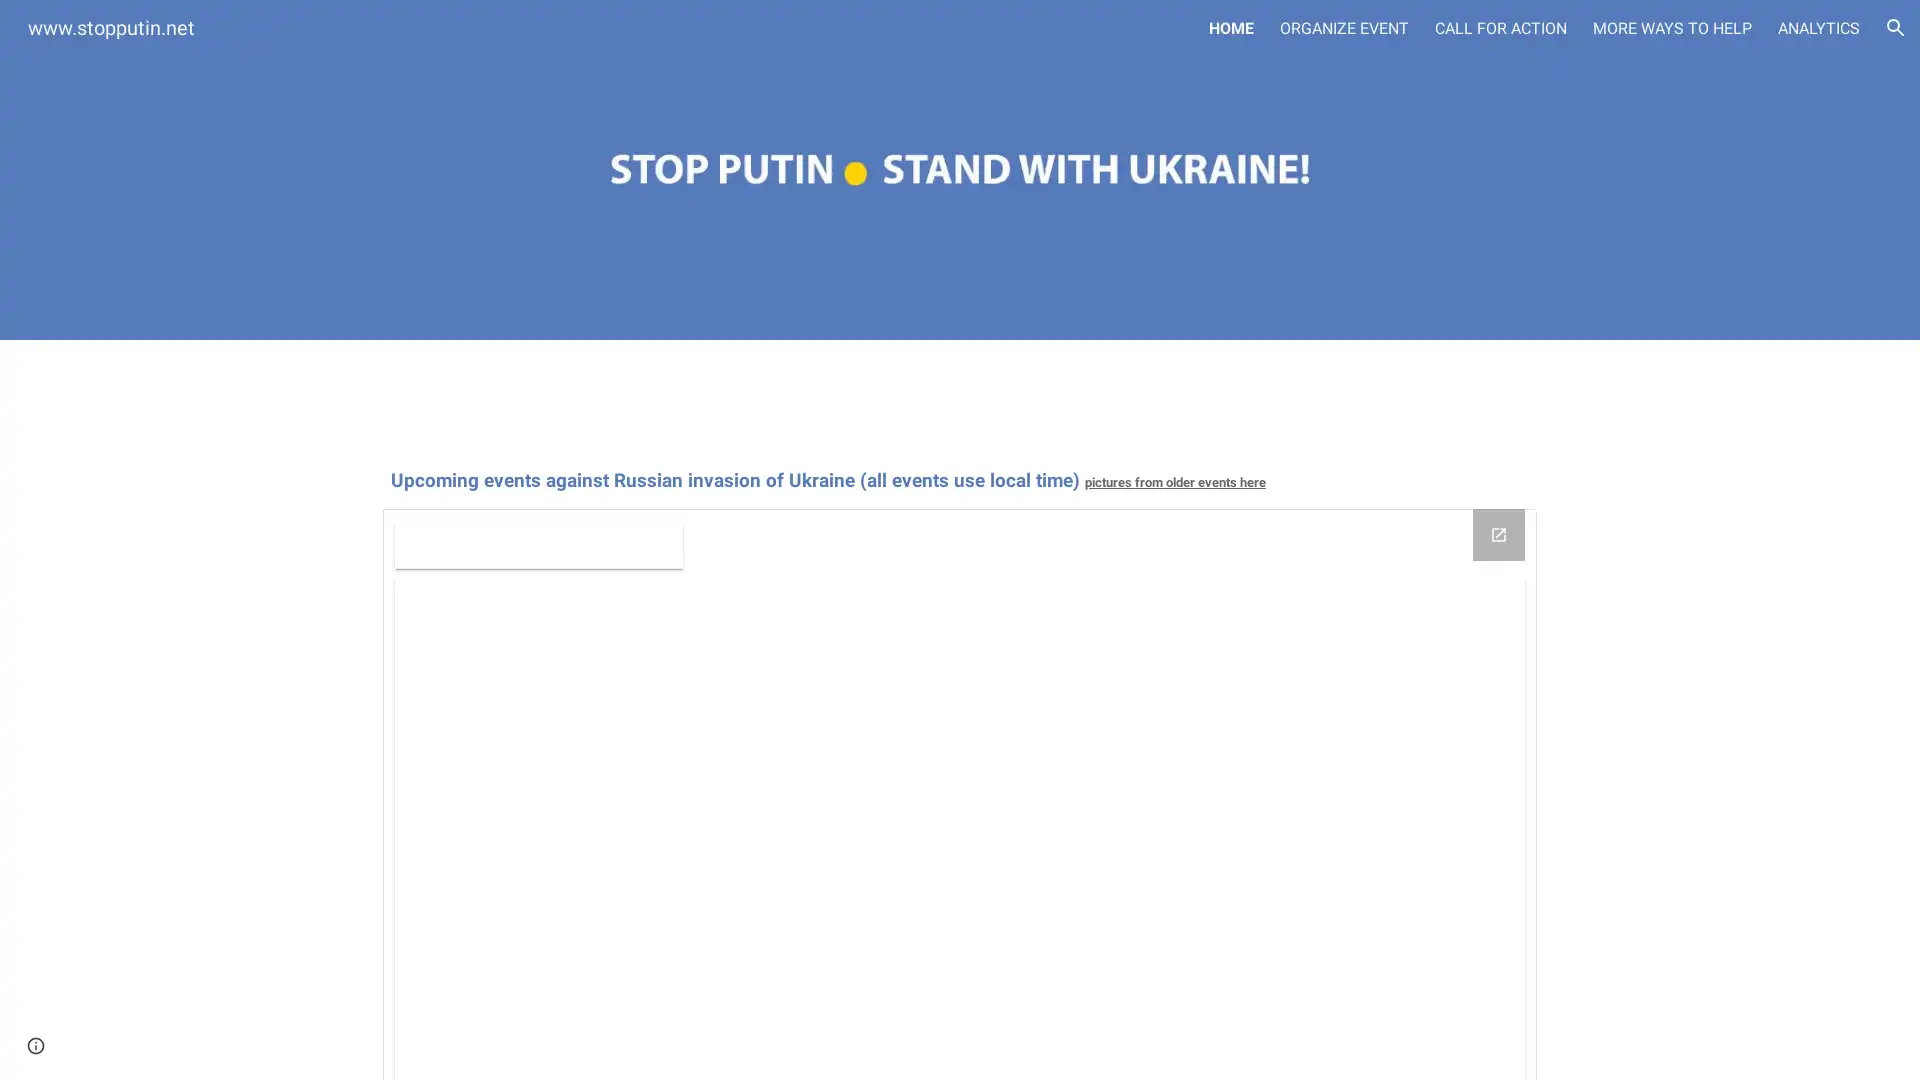 The width and height of the screenshot is (1920, 1080). What do you see at coordinates (154, 1044) in the screenshot?
I see `Google Sites` at bounding box center [154, 1044].